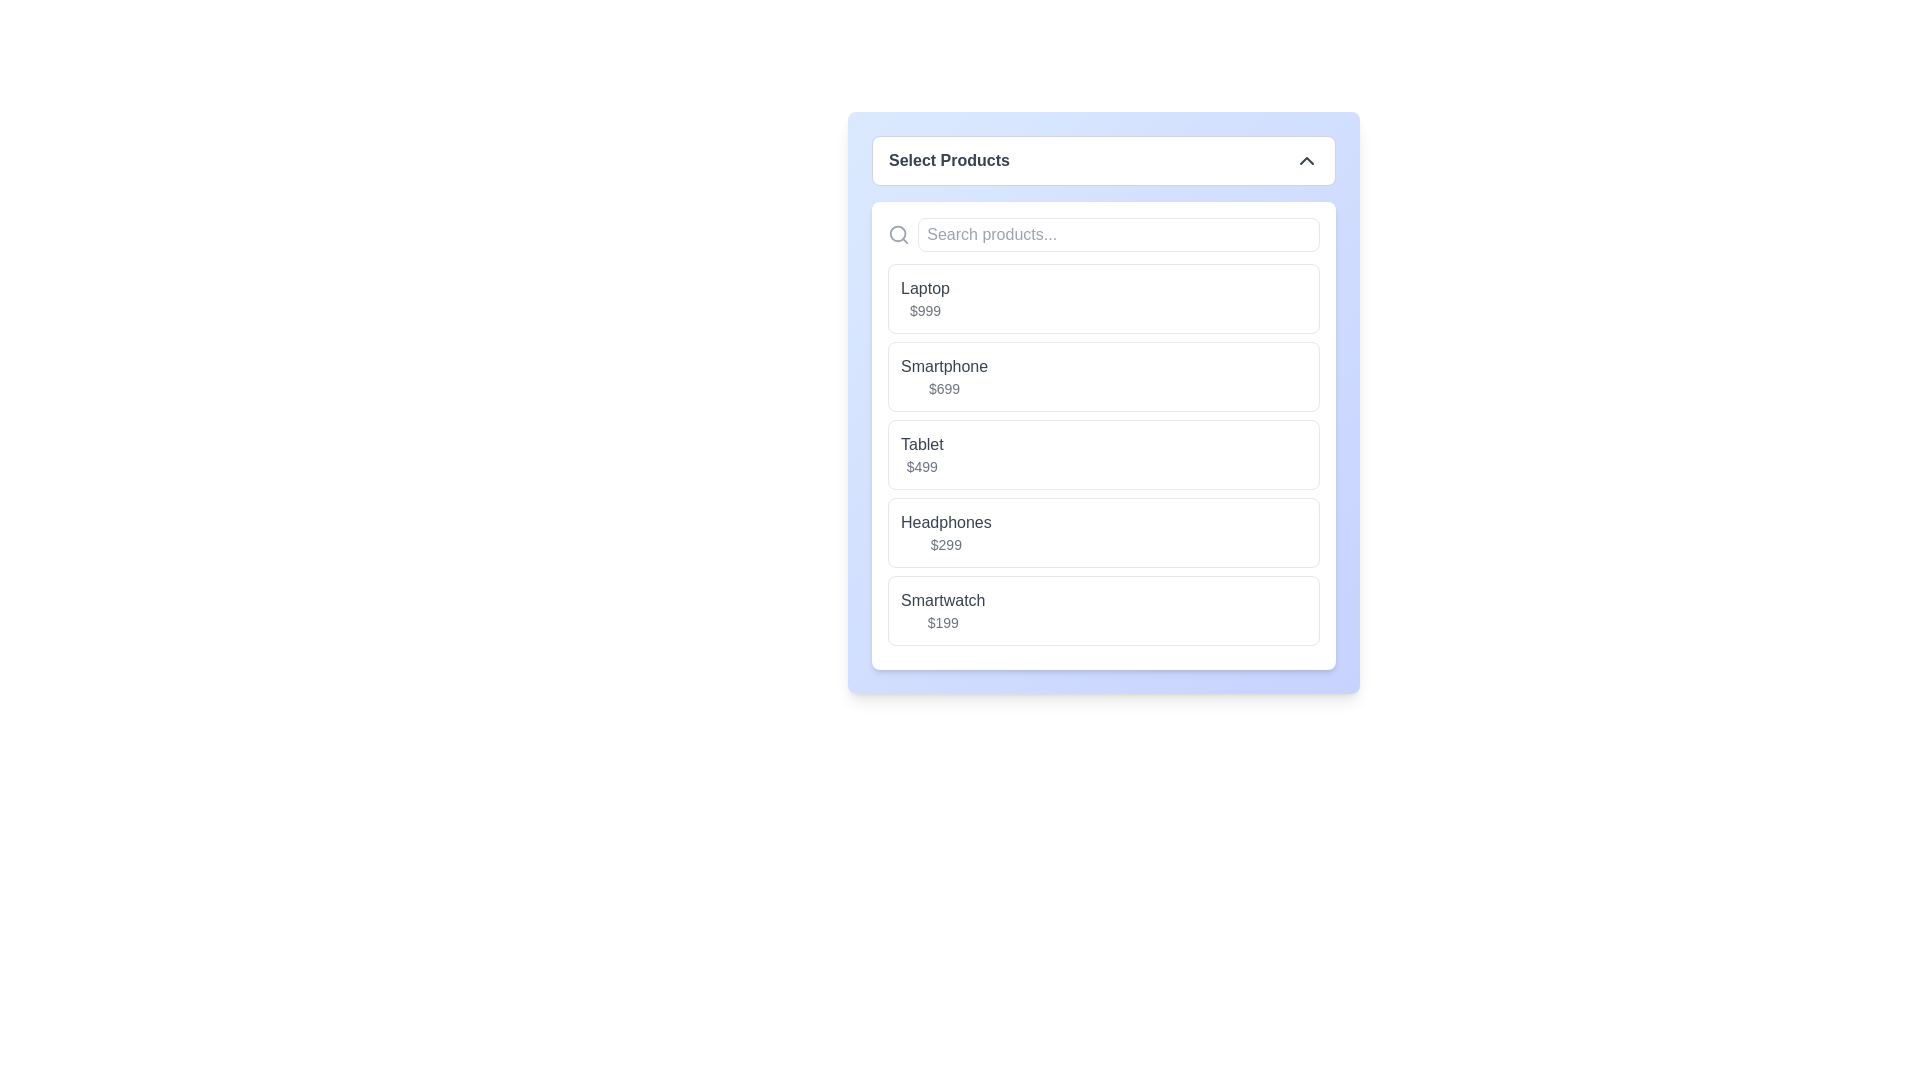  I want to click on the 'Headphones' text element displaying the price '$299', so click(945, 531).